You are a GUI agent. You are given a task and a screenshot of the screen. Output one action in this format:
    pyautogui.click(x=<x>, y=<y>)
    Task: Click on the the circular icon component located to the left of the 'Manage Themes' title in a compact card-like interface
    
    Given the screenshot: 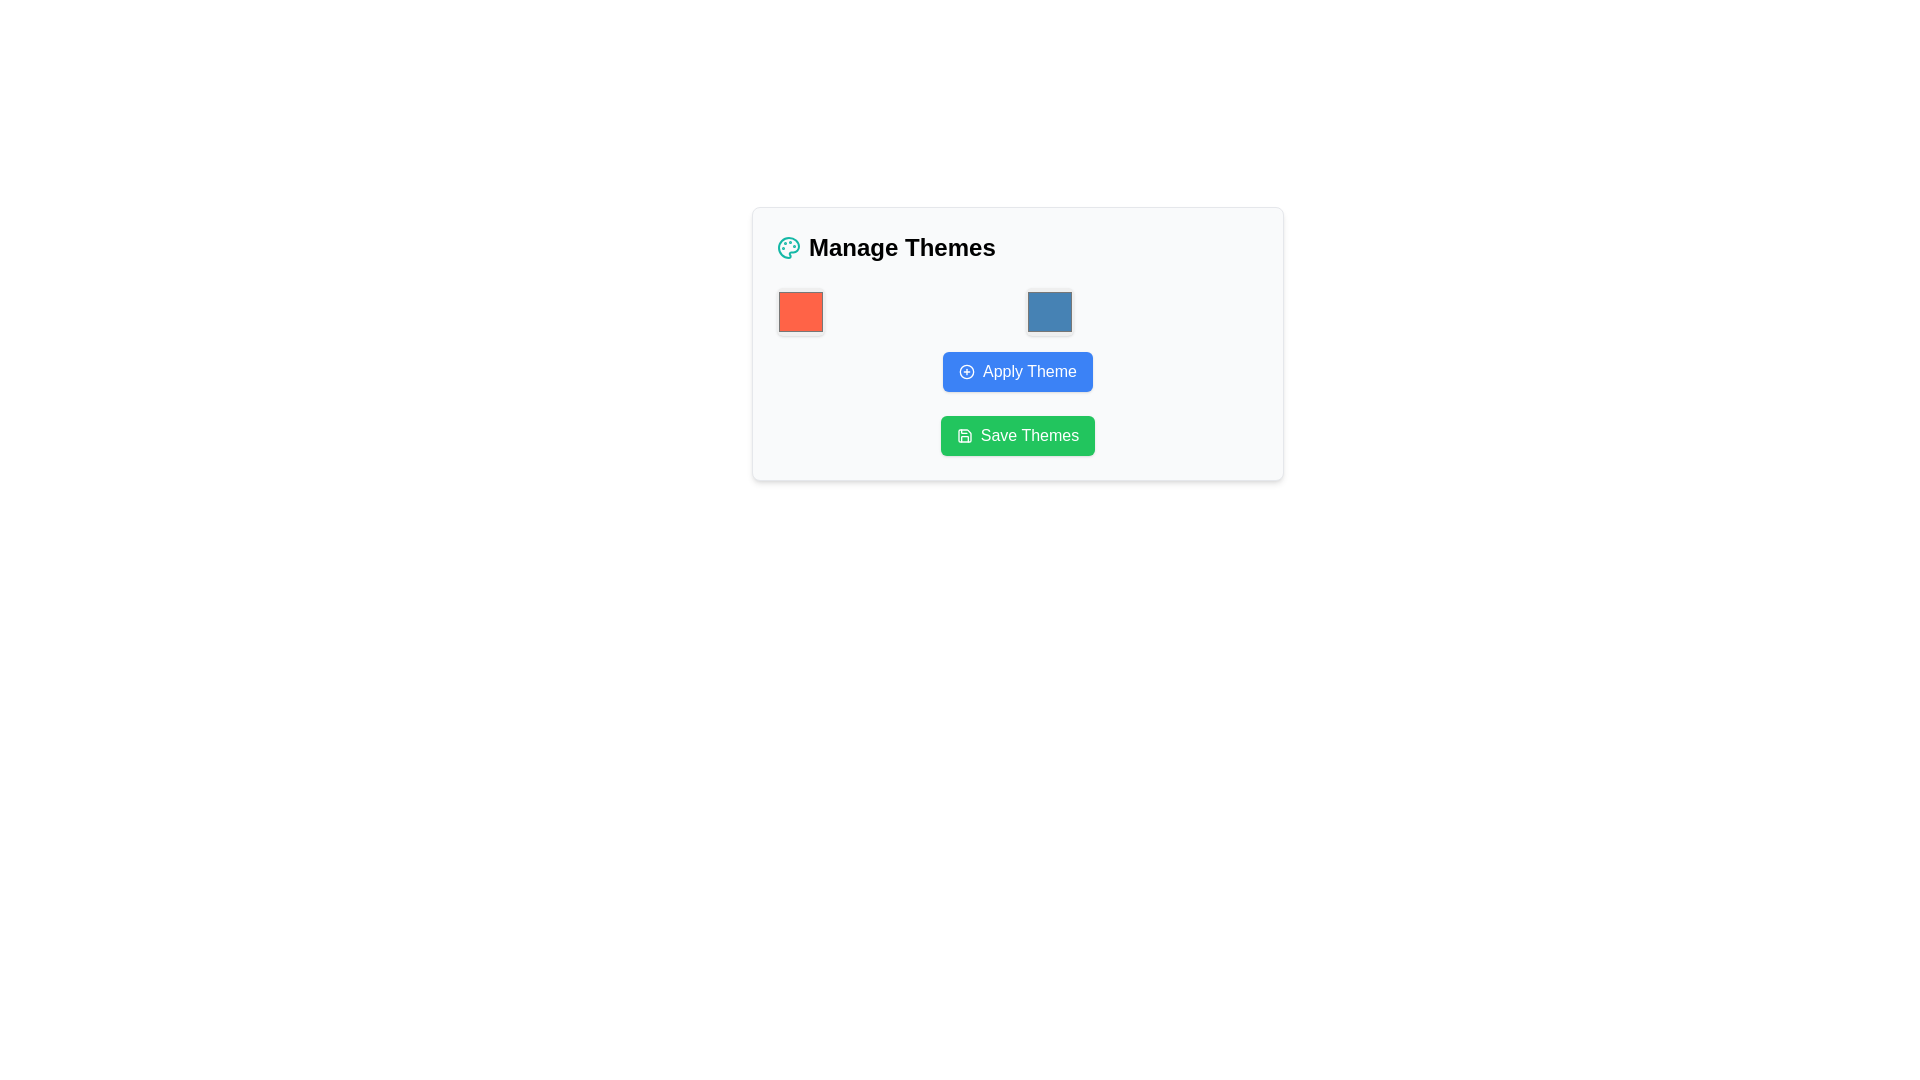 What is the action you would take?
    pyautogui.click(x=787, y=246)
    